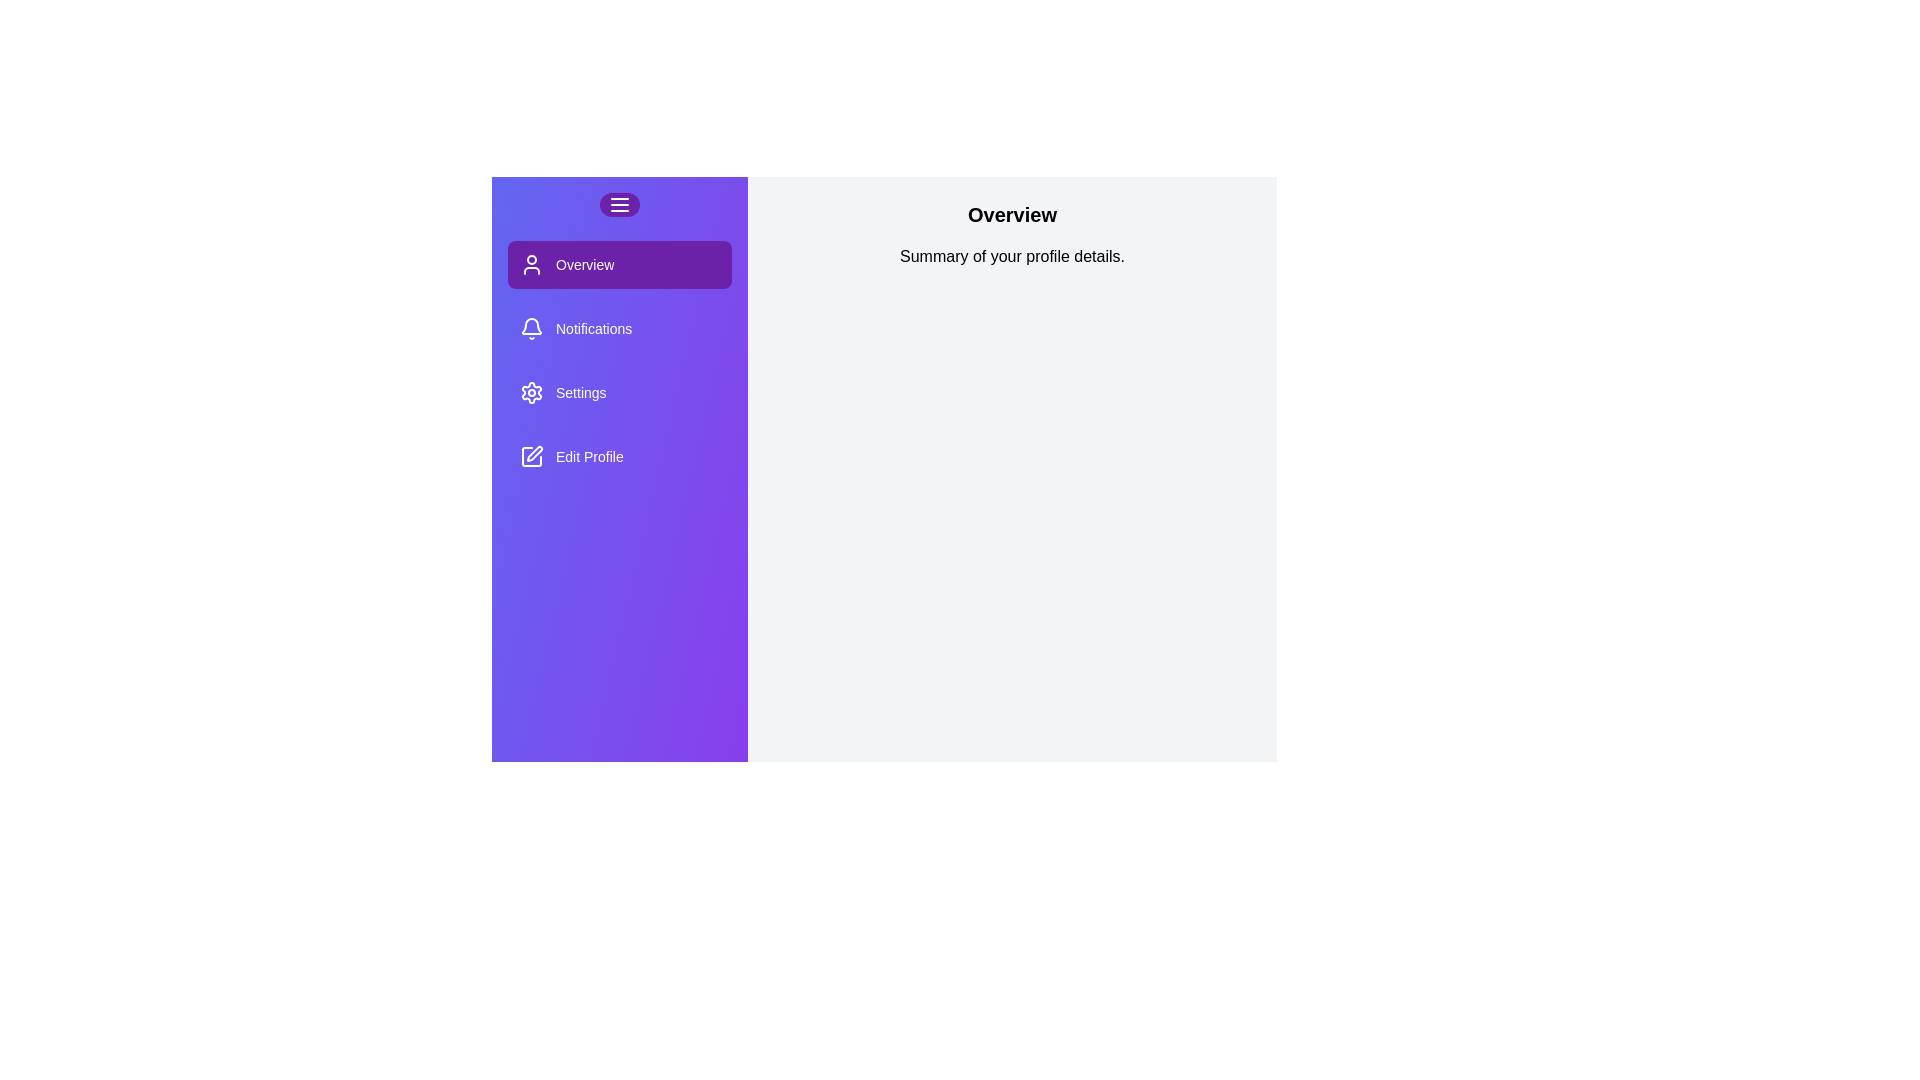 The image size is (1920, 1080). I want to click on the Overview section from the menu, so click(618, 264).